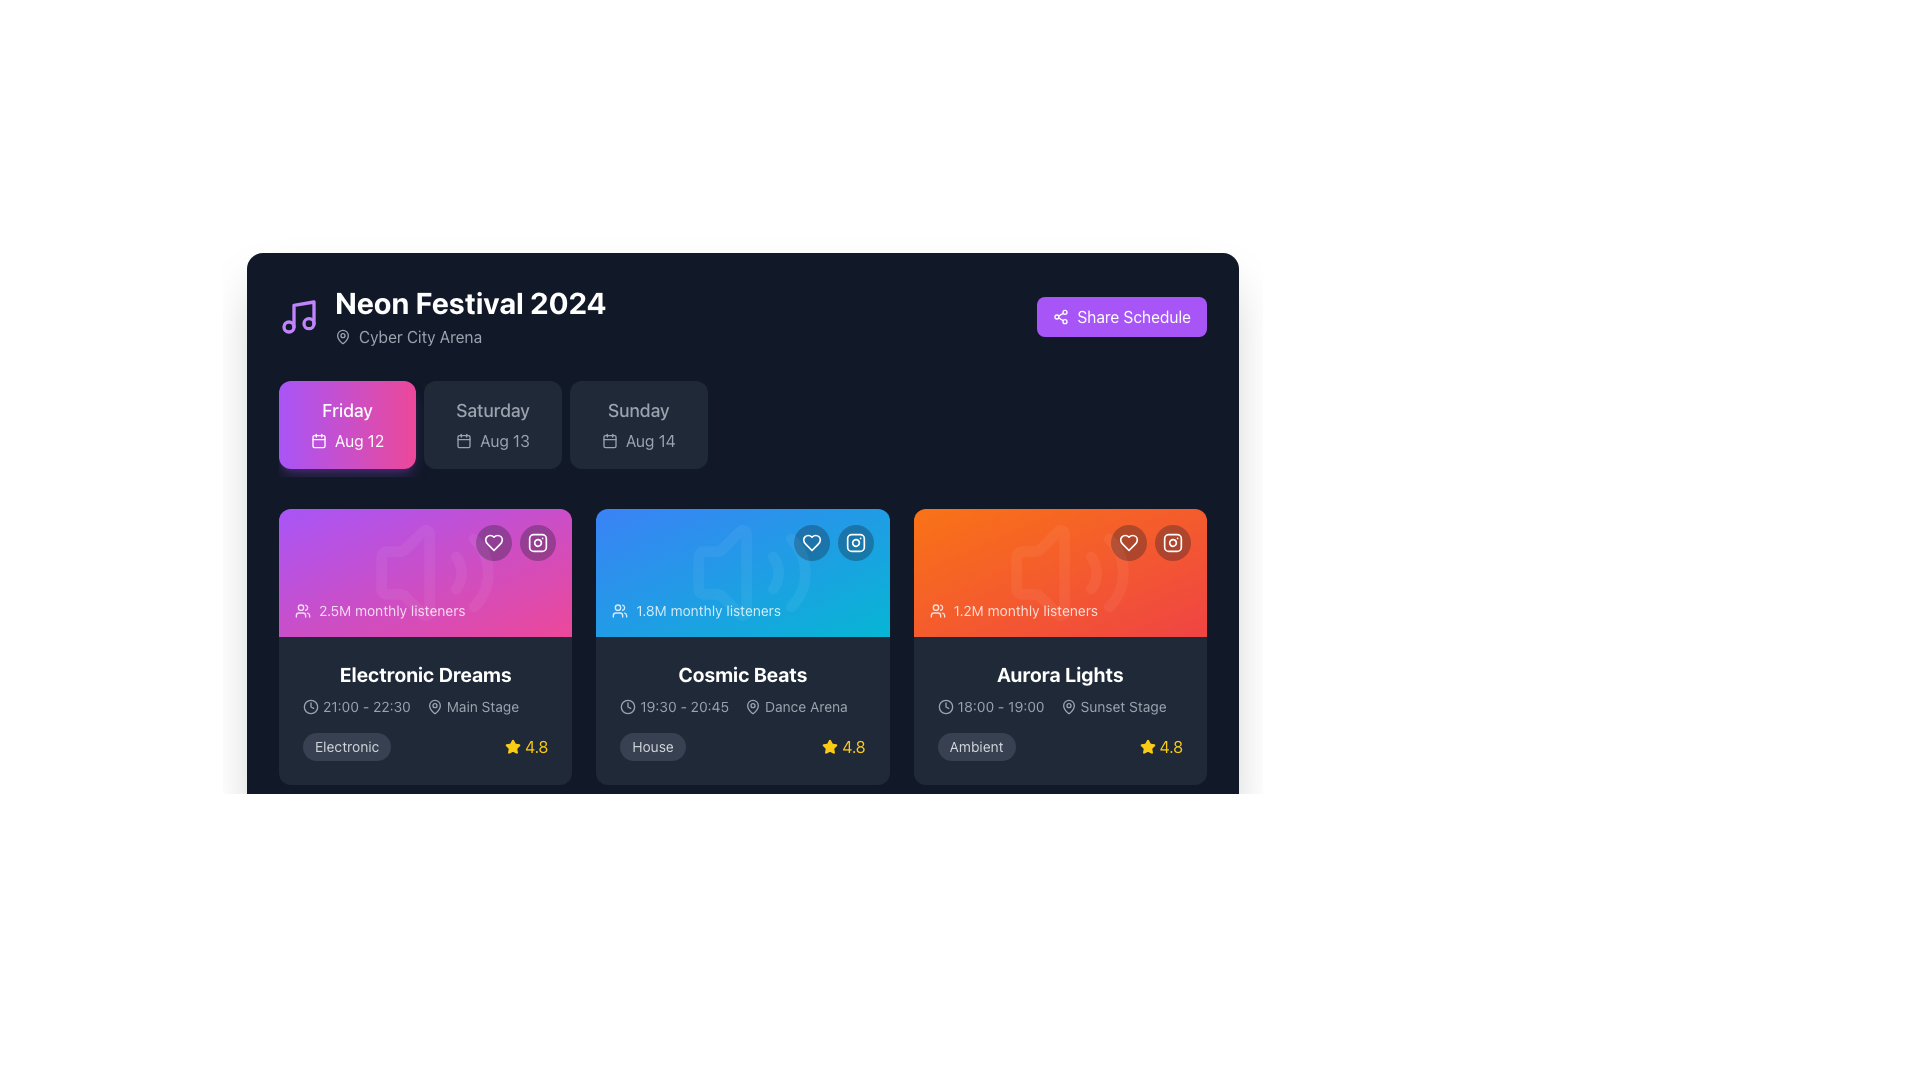 The image size is (1920, 1080). Describe the element at coordinates (1147, 746) in the screenshot. I see `the star icon representing the rating for the 'Aurora Lights' event, located in the lower-right corner of the card, below the 'Ambient' tag and next to the rating score '4.8'` at that location.